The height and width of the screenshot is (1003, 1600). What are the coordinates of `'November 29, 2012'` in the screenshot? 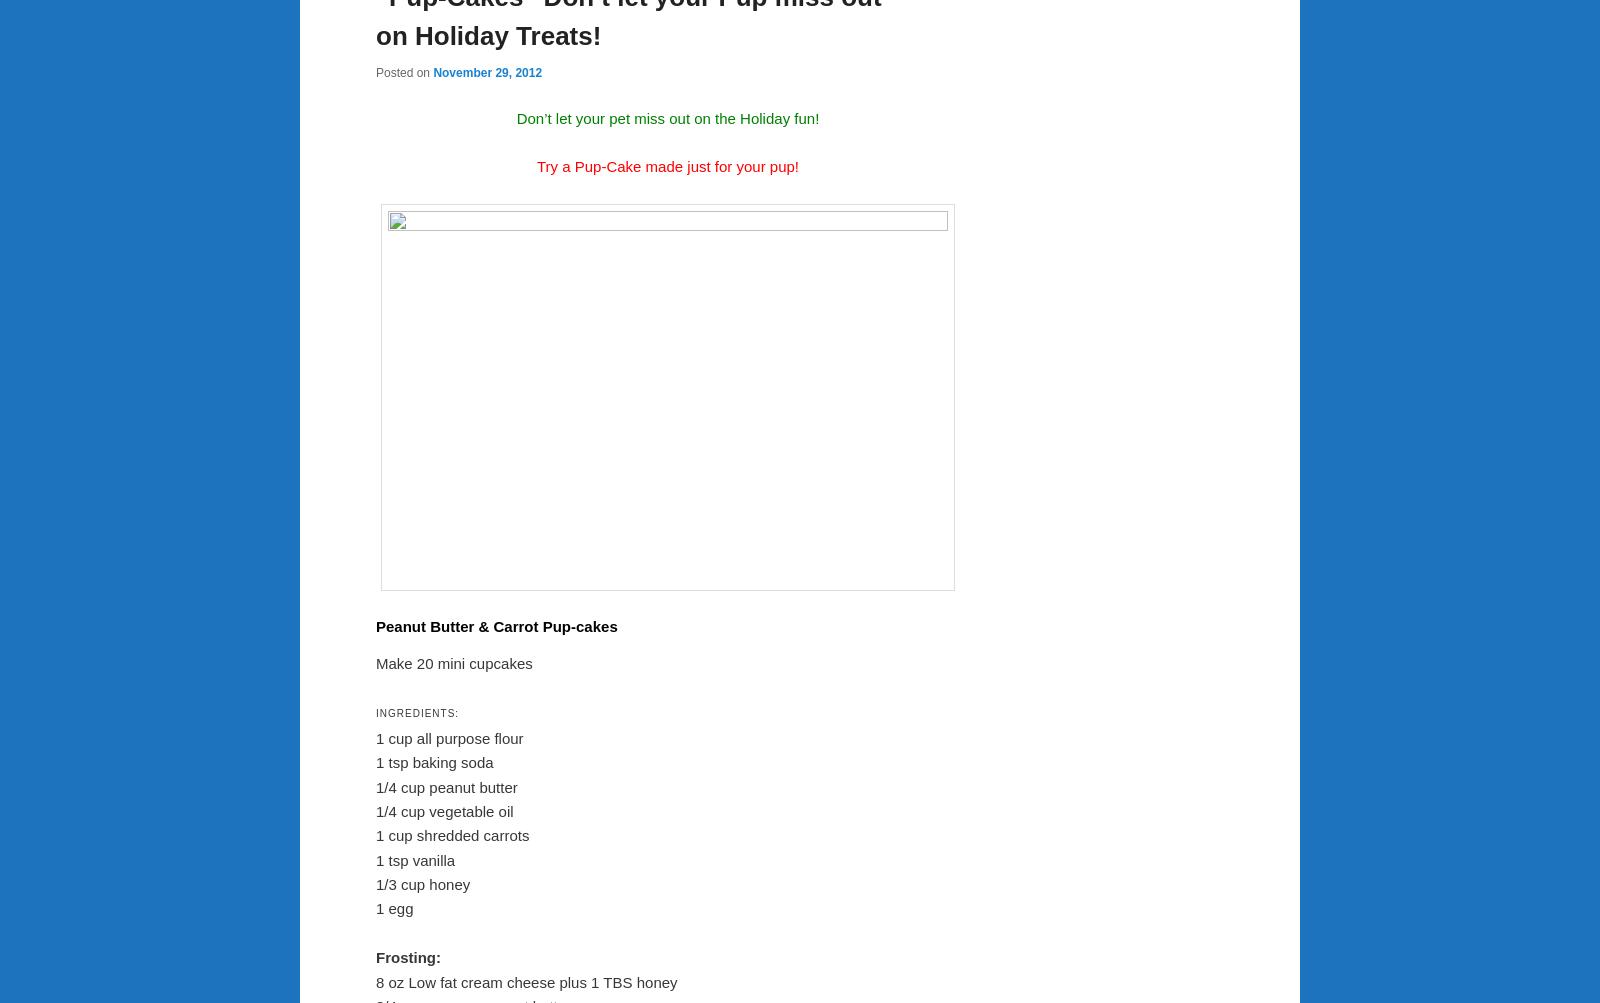 It's located at (486, 73).